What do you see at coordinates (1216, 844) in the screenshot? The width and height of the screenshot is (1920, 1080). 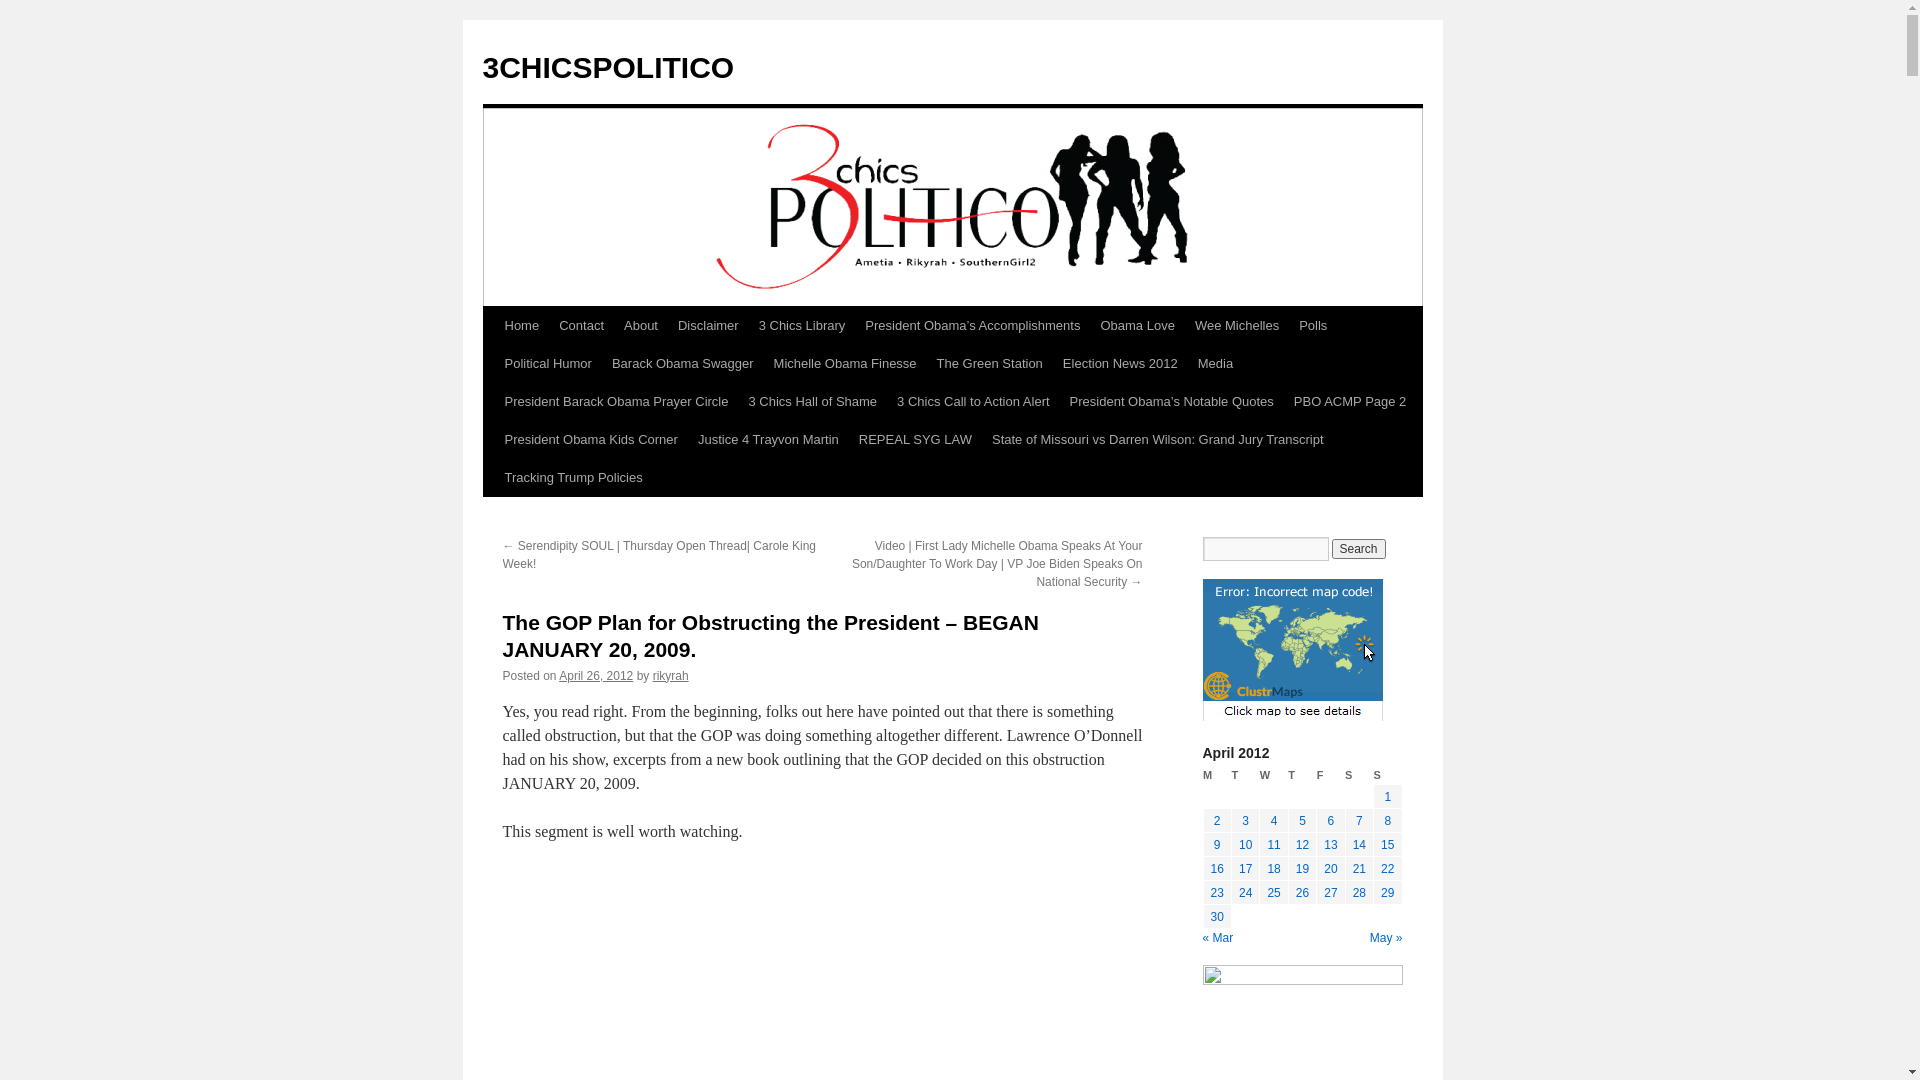 I see `'9'` at bounding box center [1216, 844].